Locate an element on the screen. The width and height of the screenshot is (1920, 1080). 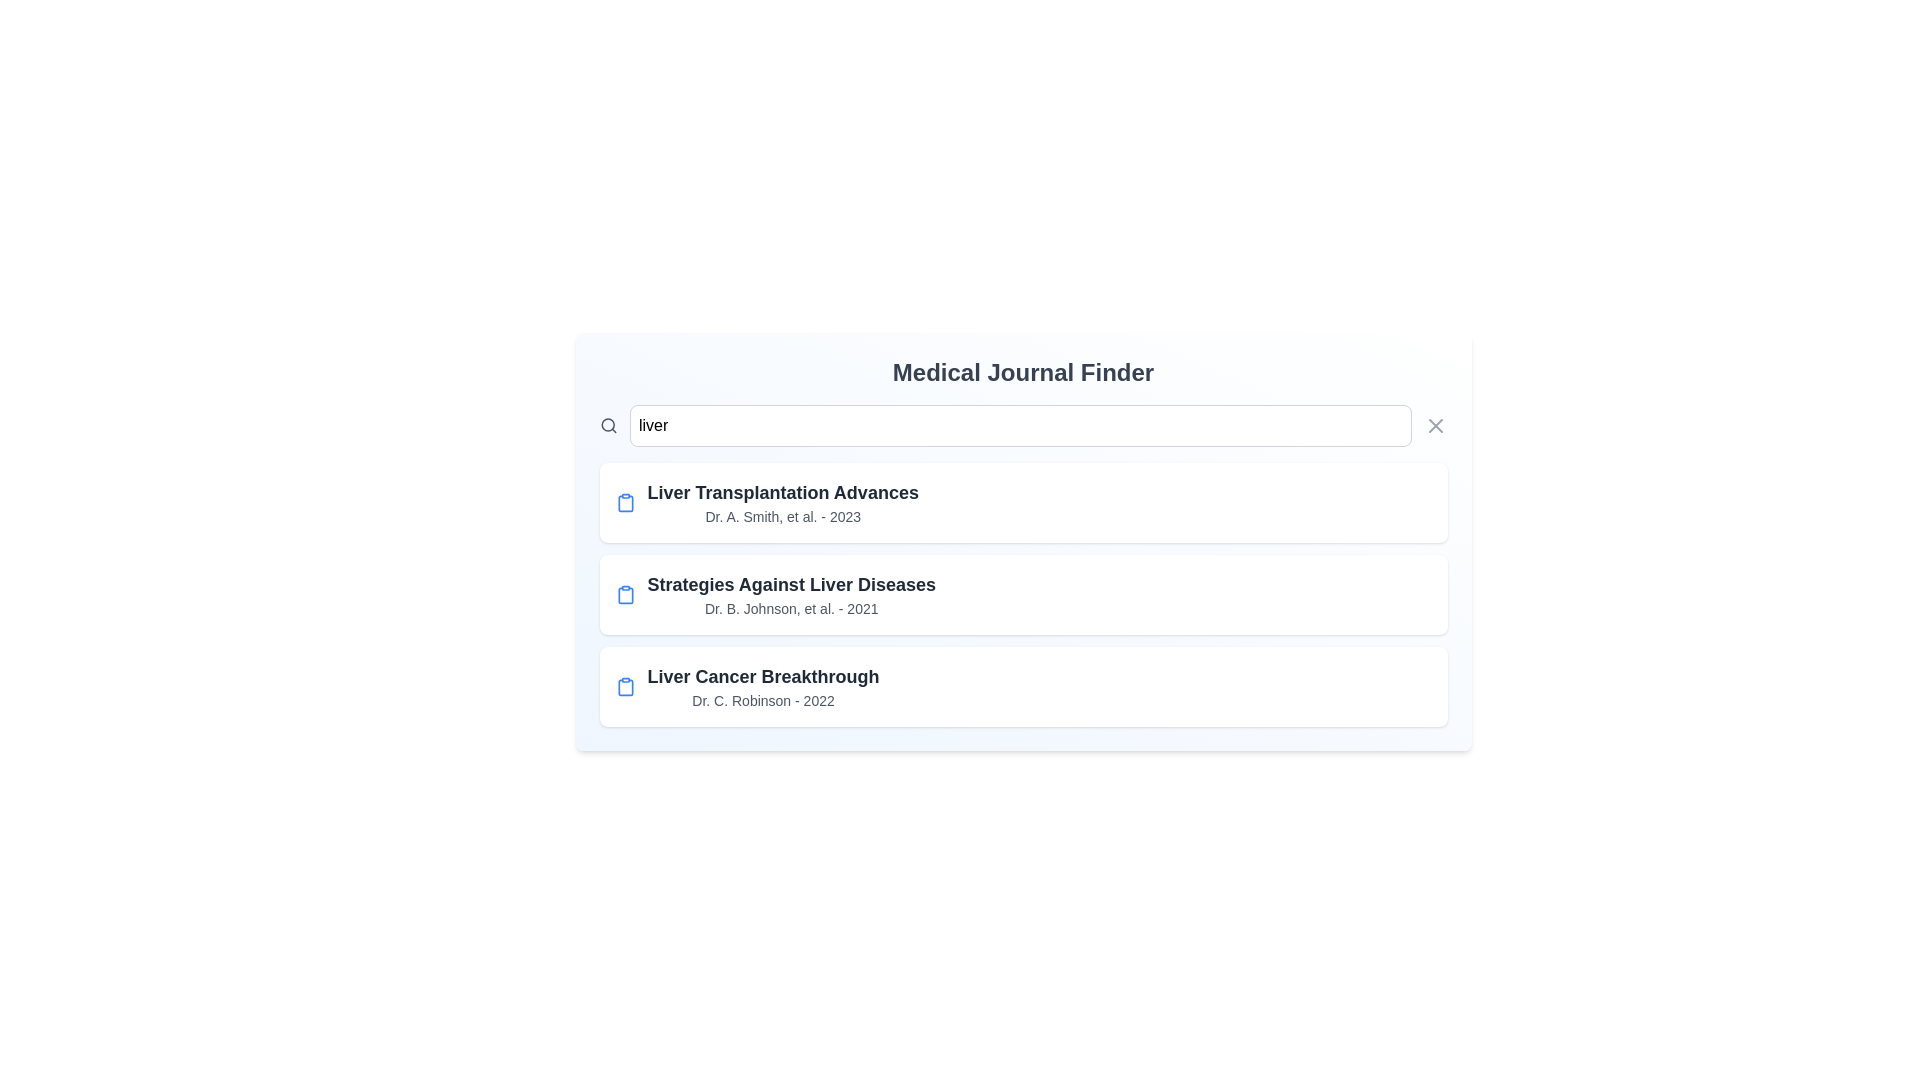
the gray magnifying glass icon representing the search functionality, located immediately to the left of the text input field with the placeholder 'Search articles by topic...' is located at coordinates (607, 424).